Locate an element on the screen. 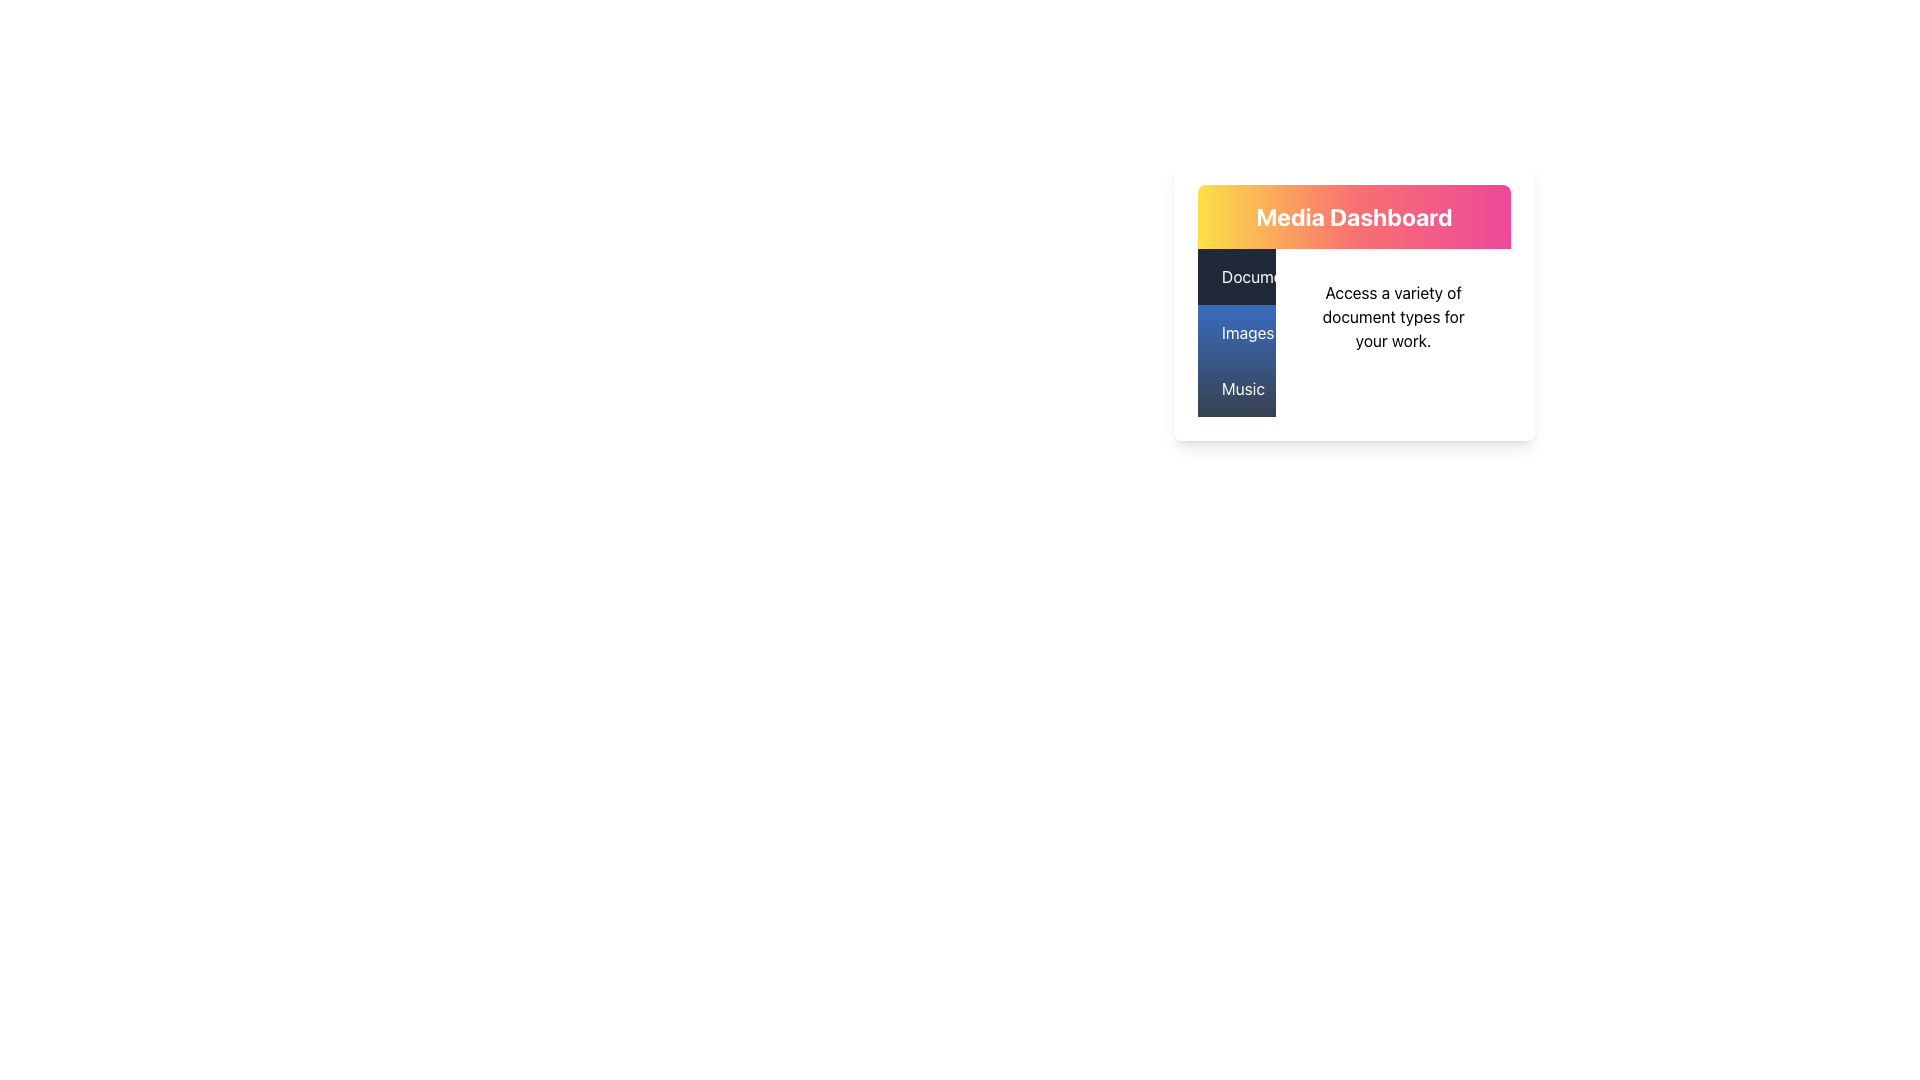 Image resolution: width=1920 pixels, height=1080 pixels. the 'Music' categorization option in the Media Dashboard section, which is the third item in the list following 'Documents' and 'Images.' is located at coordinates (1236, 389).